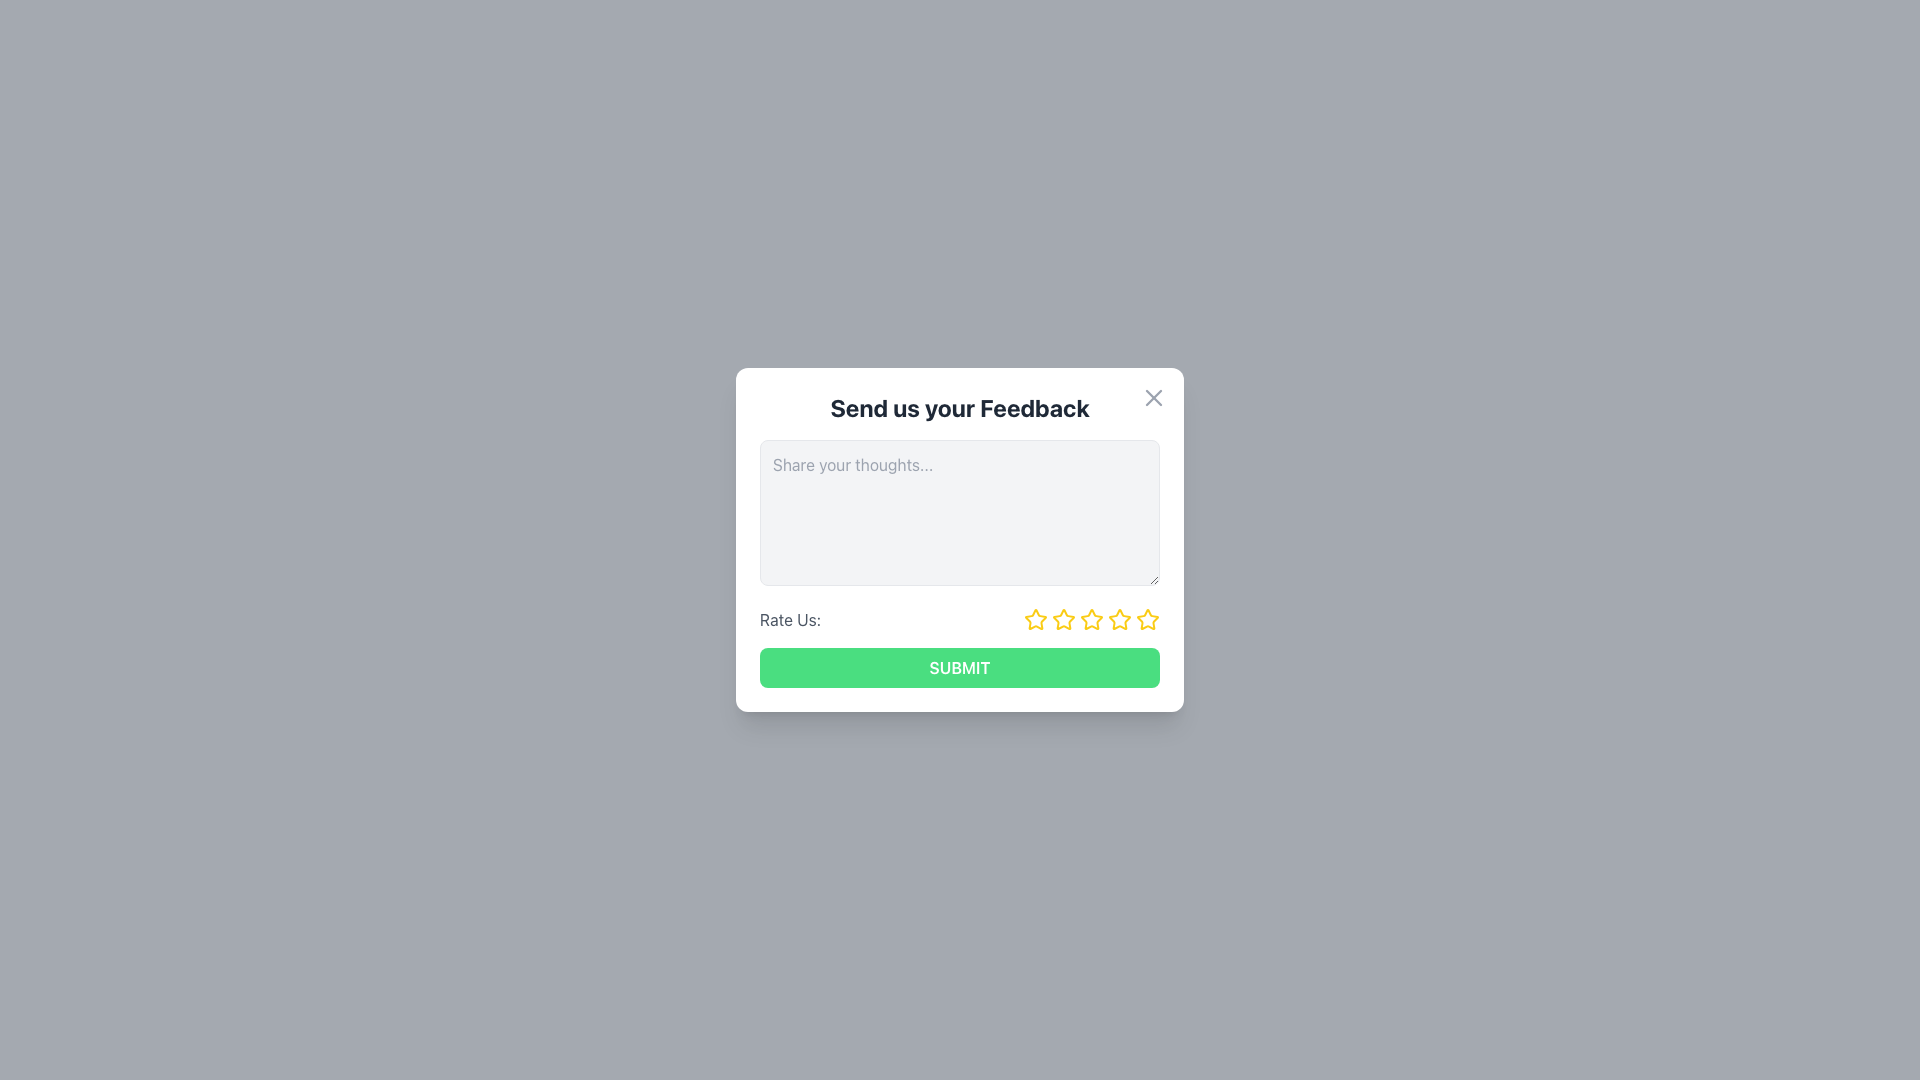  What do you see at coordinates (1090, 619) in the screenshot?
I see `the fourth star-shaped clickable rating icon with a yellow outline located under the 'Rate Us' heading in the feedback form` at bounding box center [1090, 619].